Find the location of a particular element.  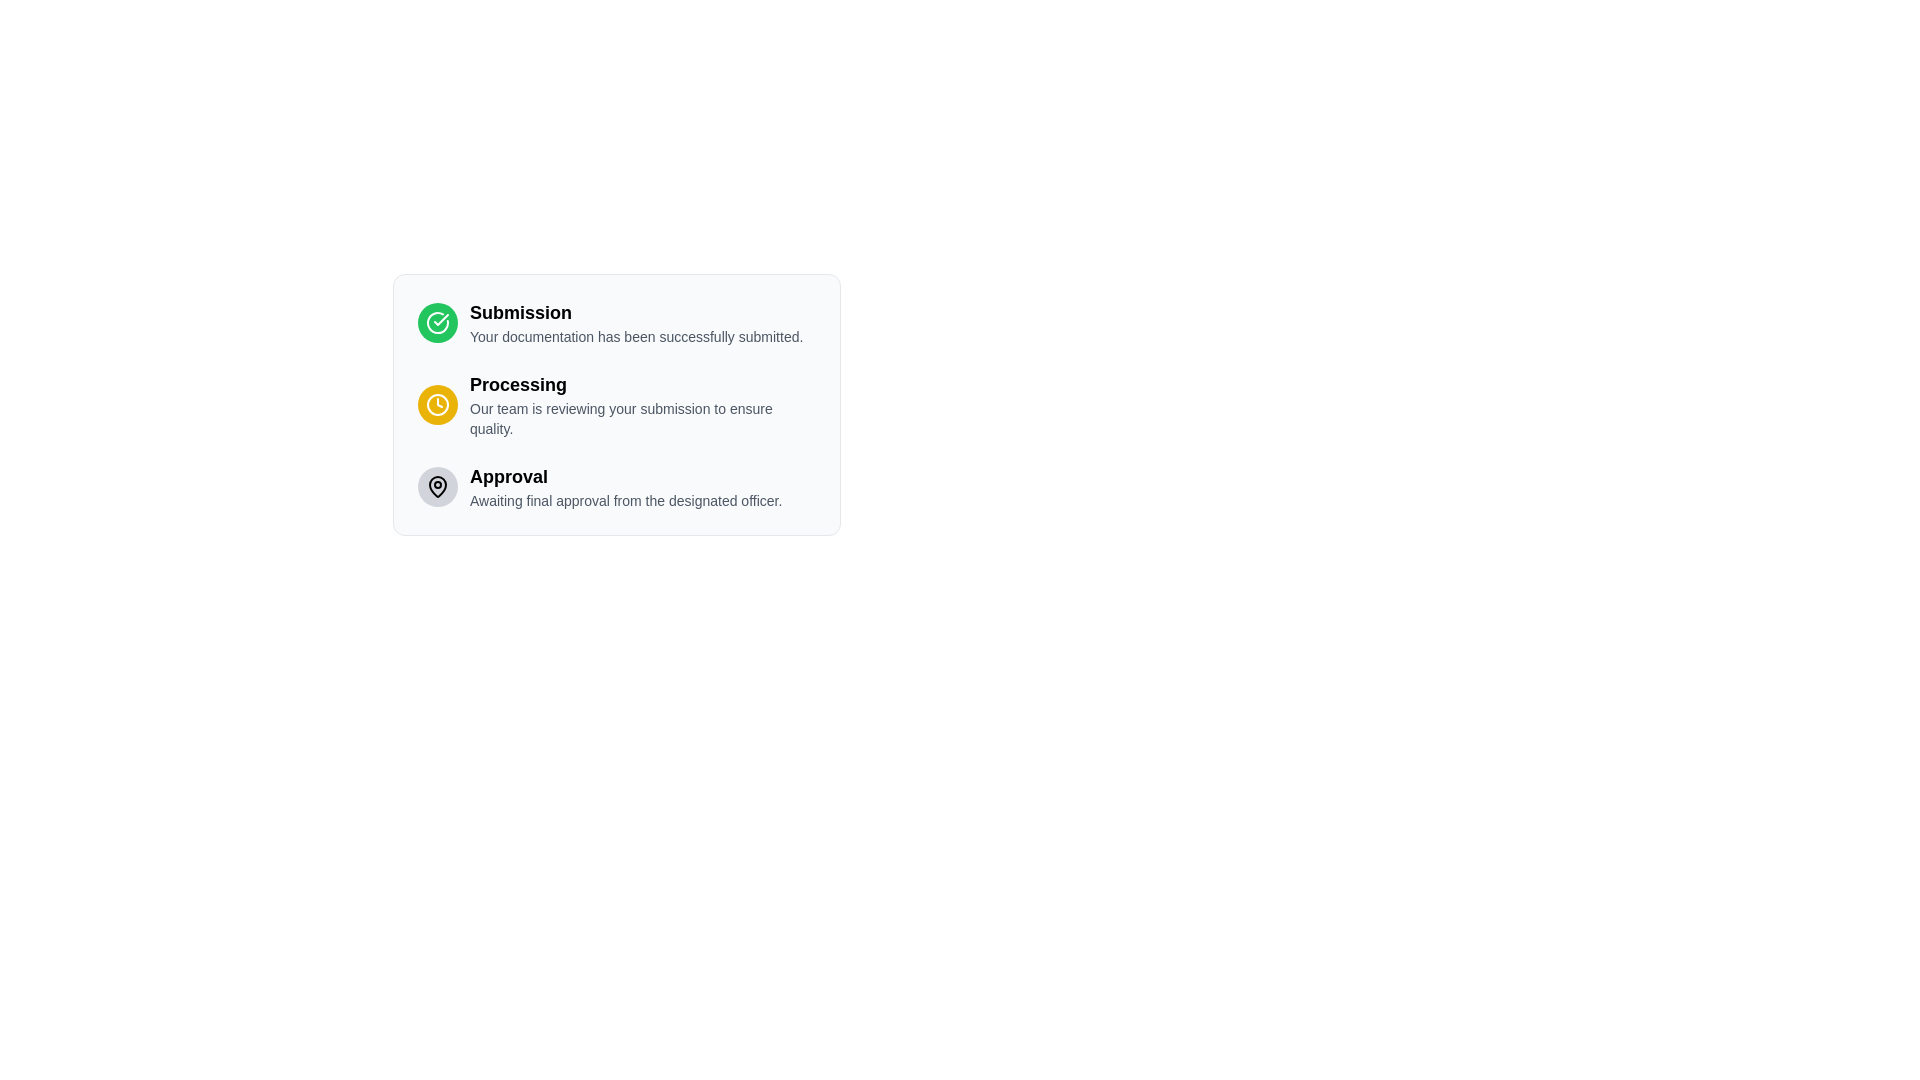

the clock icon with a yellow background located in the 'Processing' step of the card layout is located at coordinates (436, 405).